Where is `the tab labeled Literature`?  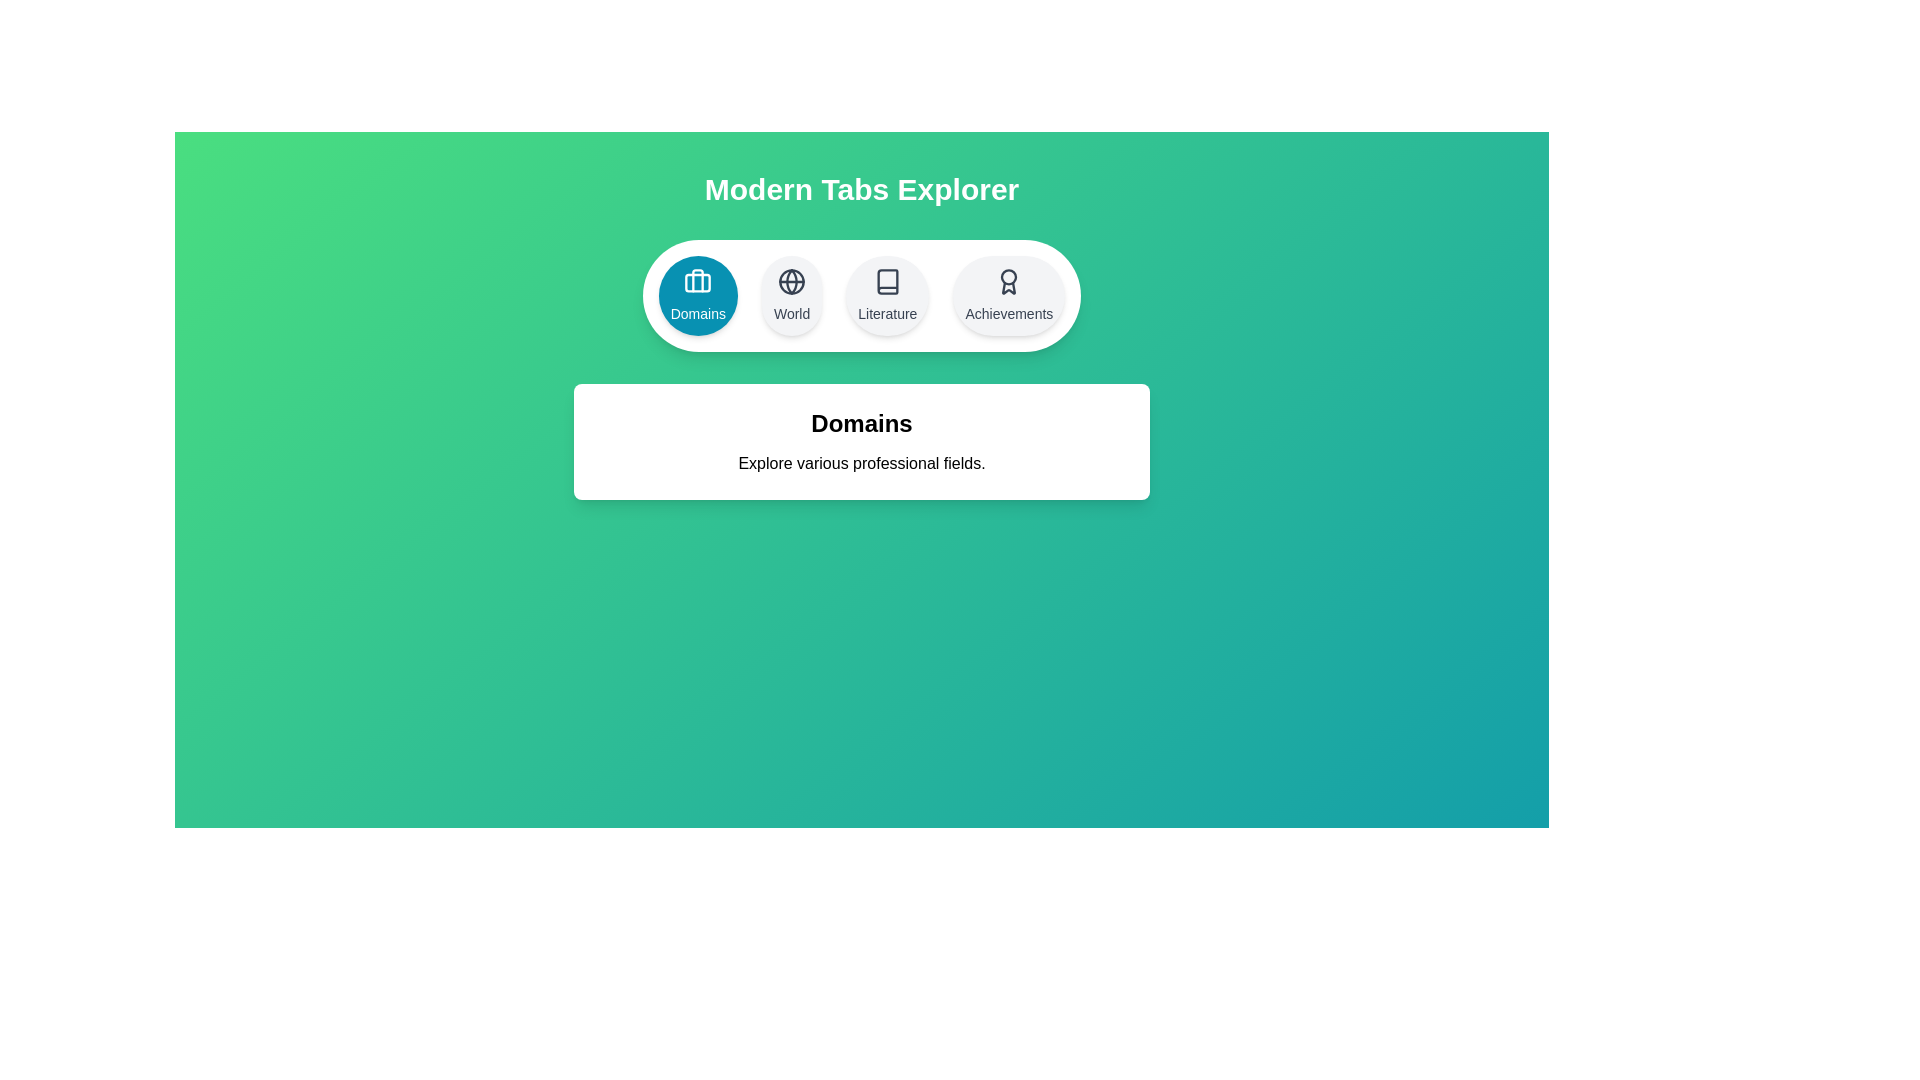
the tab labeled Literature is located at coordinates (887, 296).